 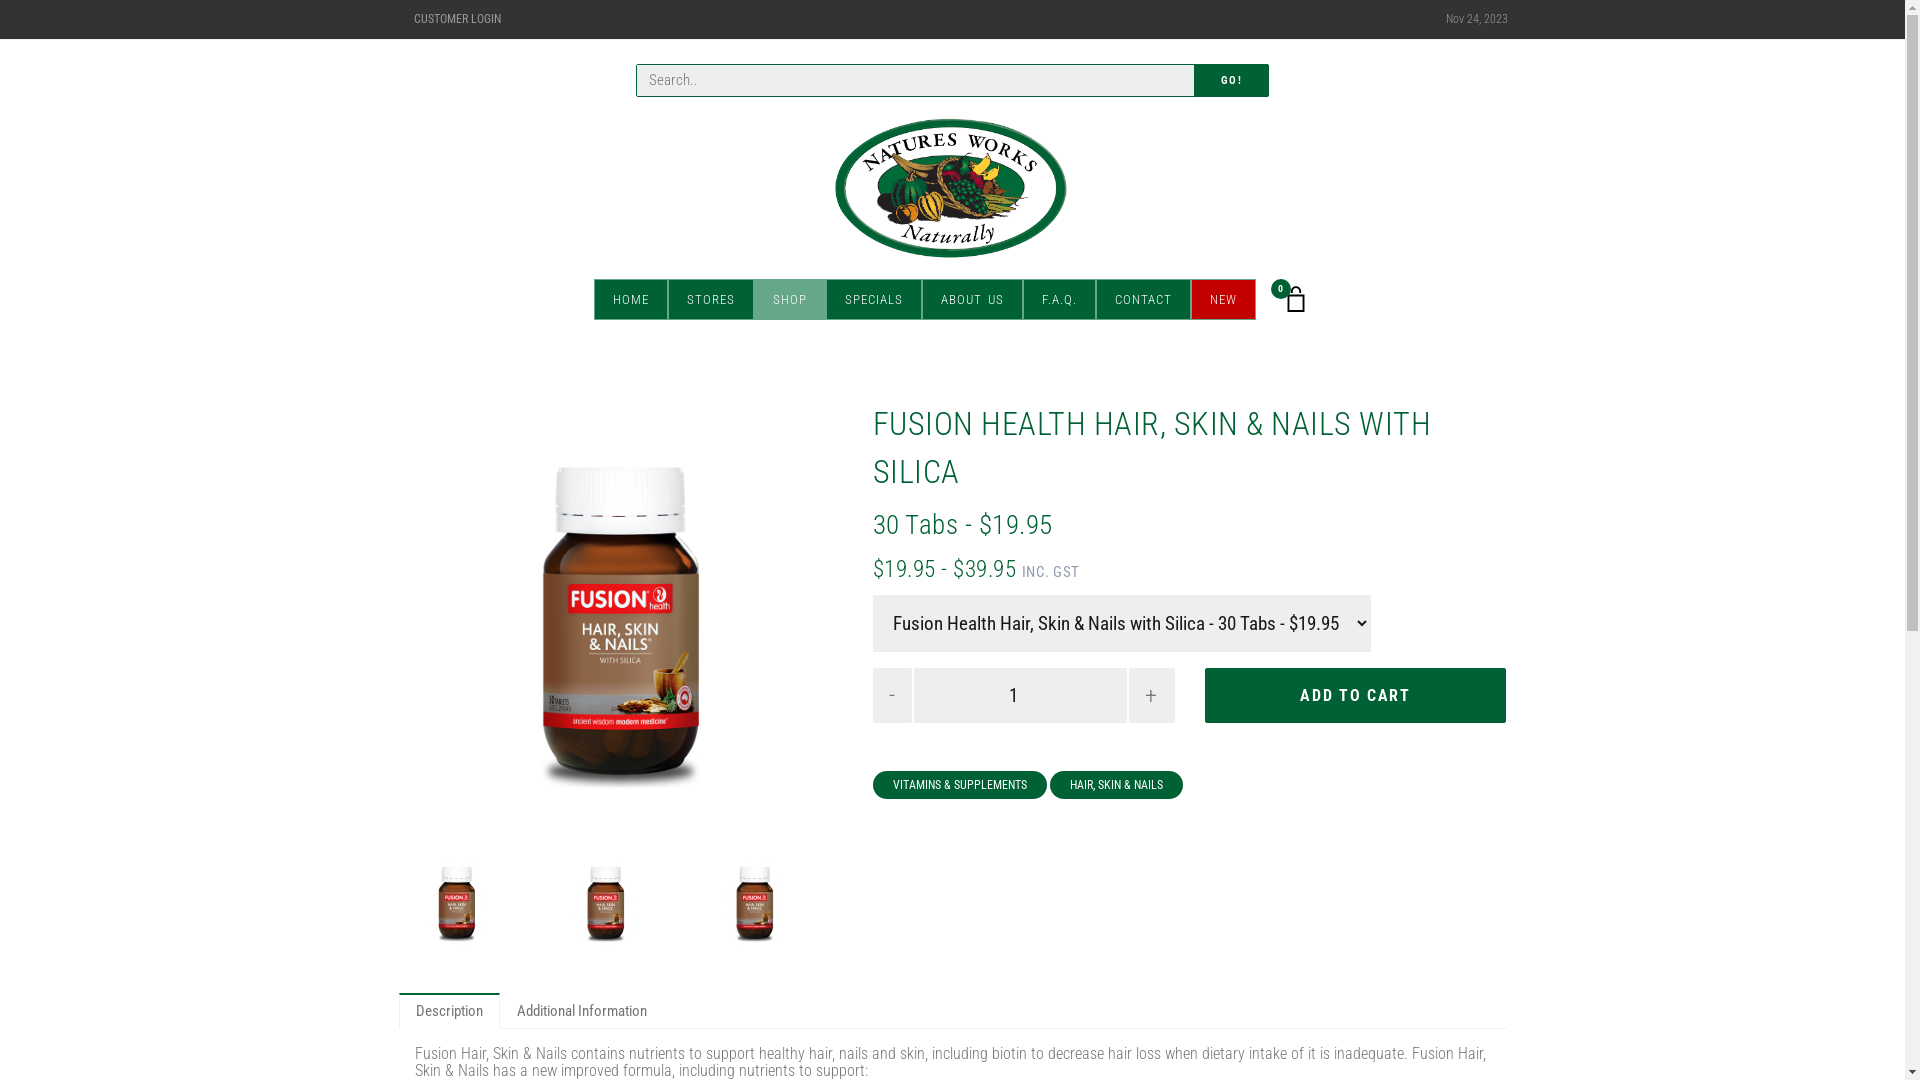 What do you see at coordinates (1221, 298) in the screenshot?
I see `'NEW'` at bounding box center [1221, 298].